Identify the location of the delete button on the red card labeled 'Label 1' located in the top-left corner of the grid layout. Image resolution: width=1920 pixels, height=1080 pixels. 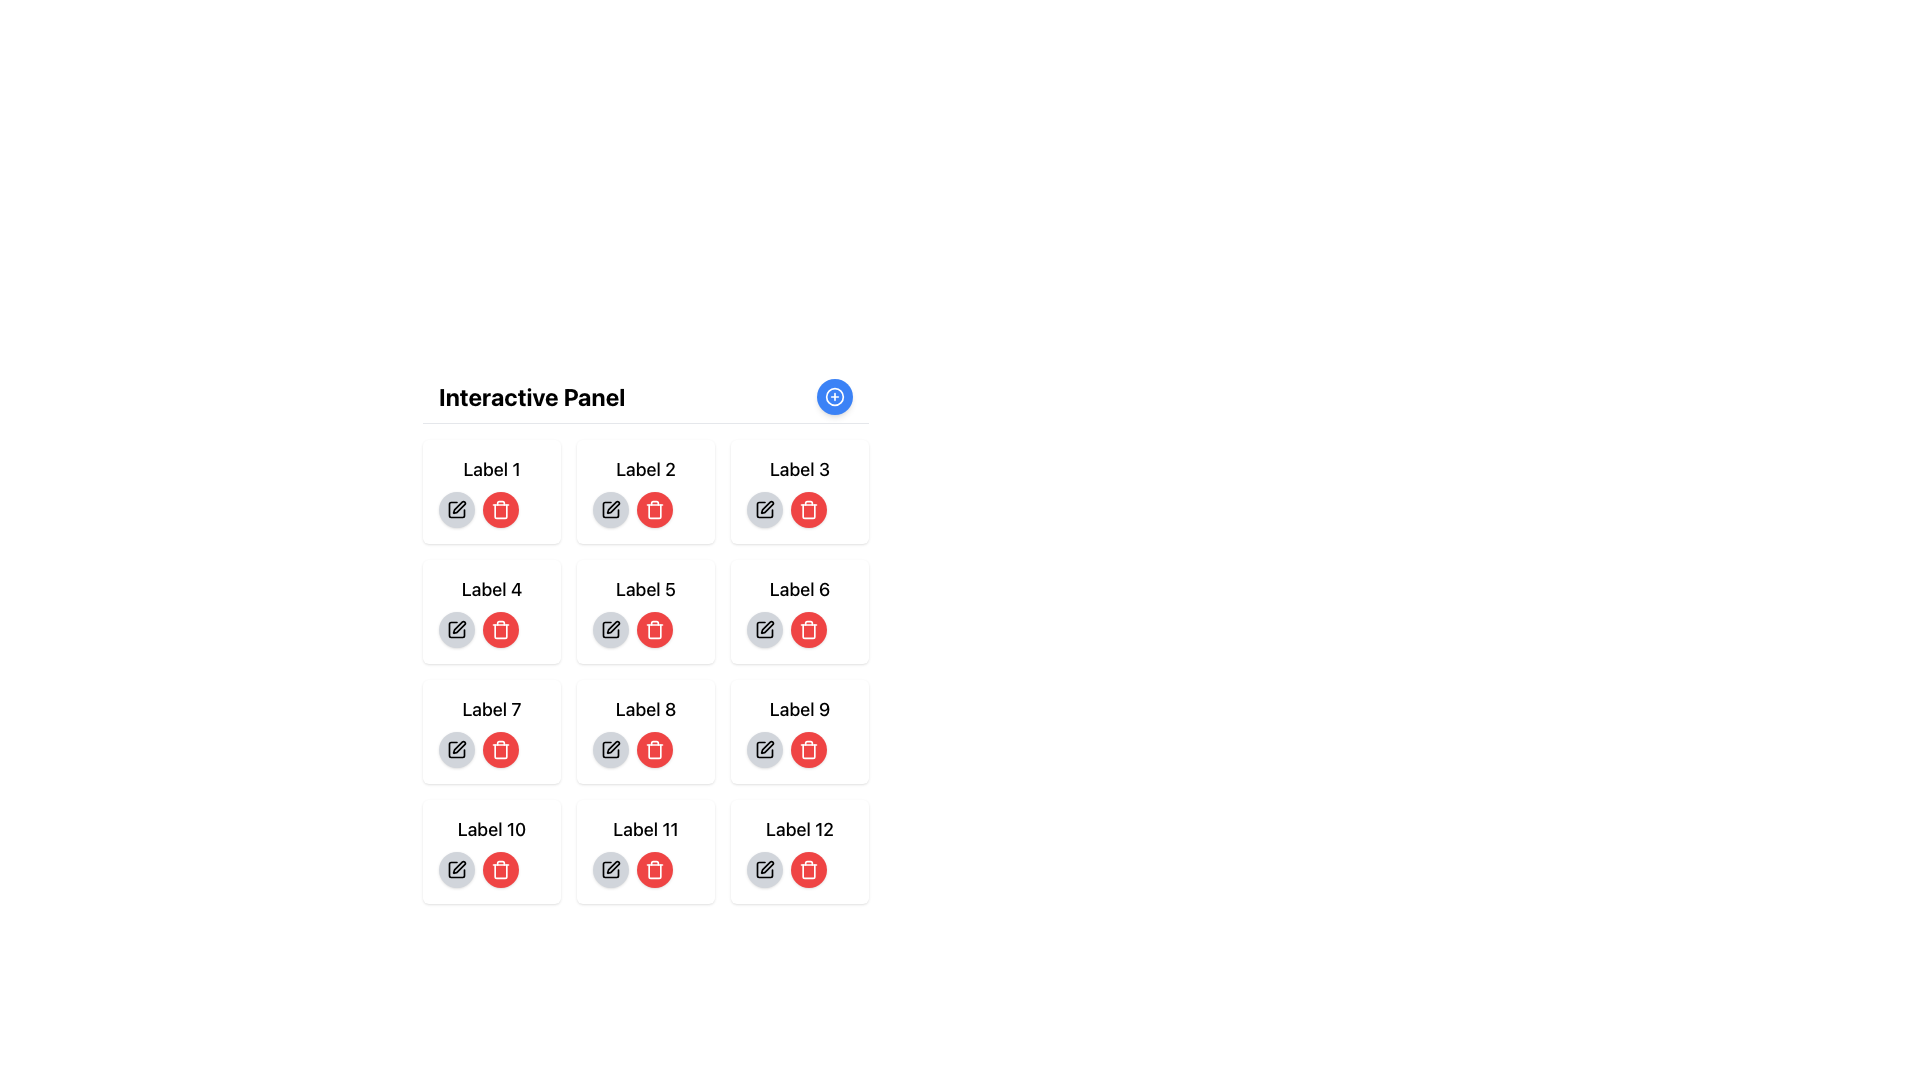
(491, 492).